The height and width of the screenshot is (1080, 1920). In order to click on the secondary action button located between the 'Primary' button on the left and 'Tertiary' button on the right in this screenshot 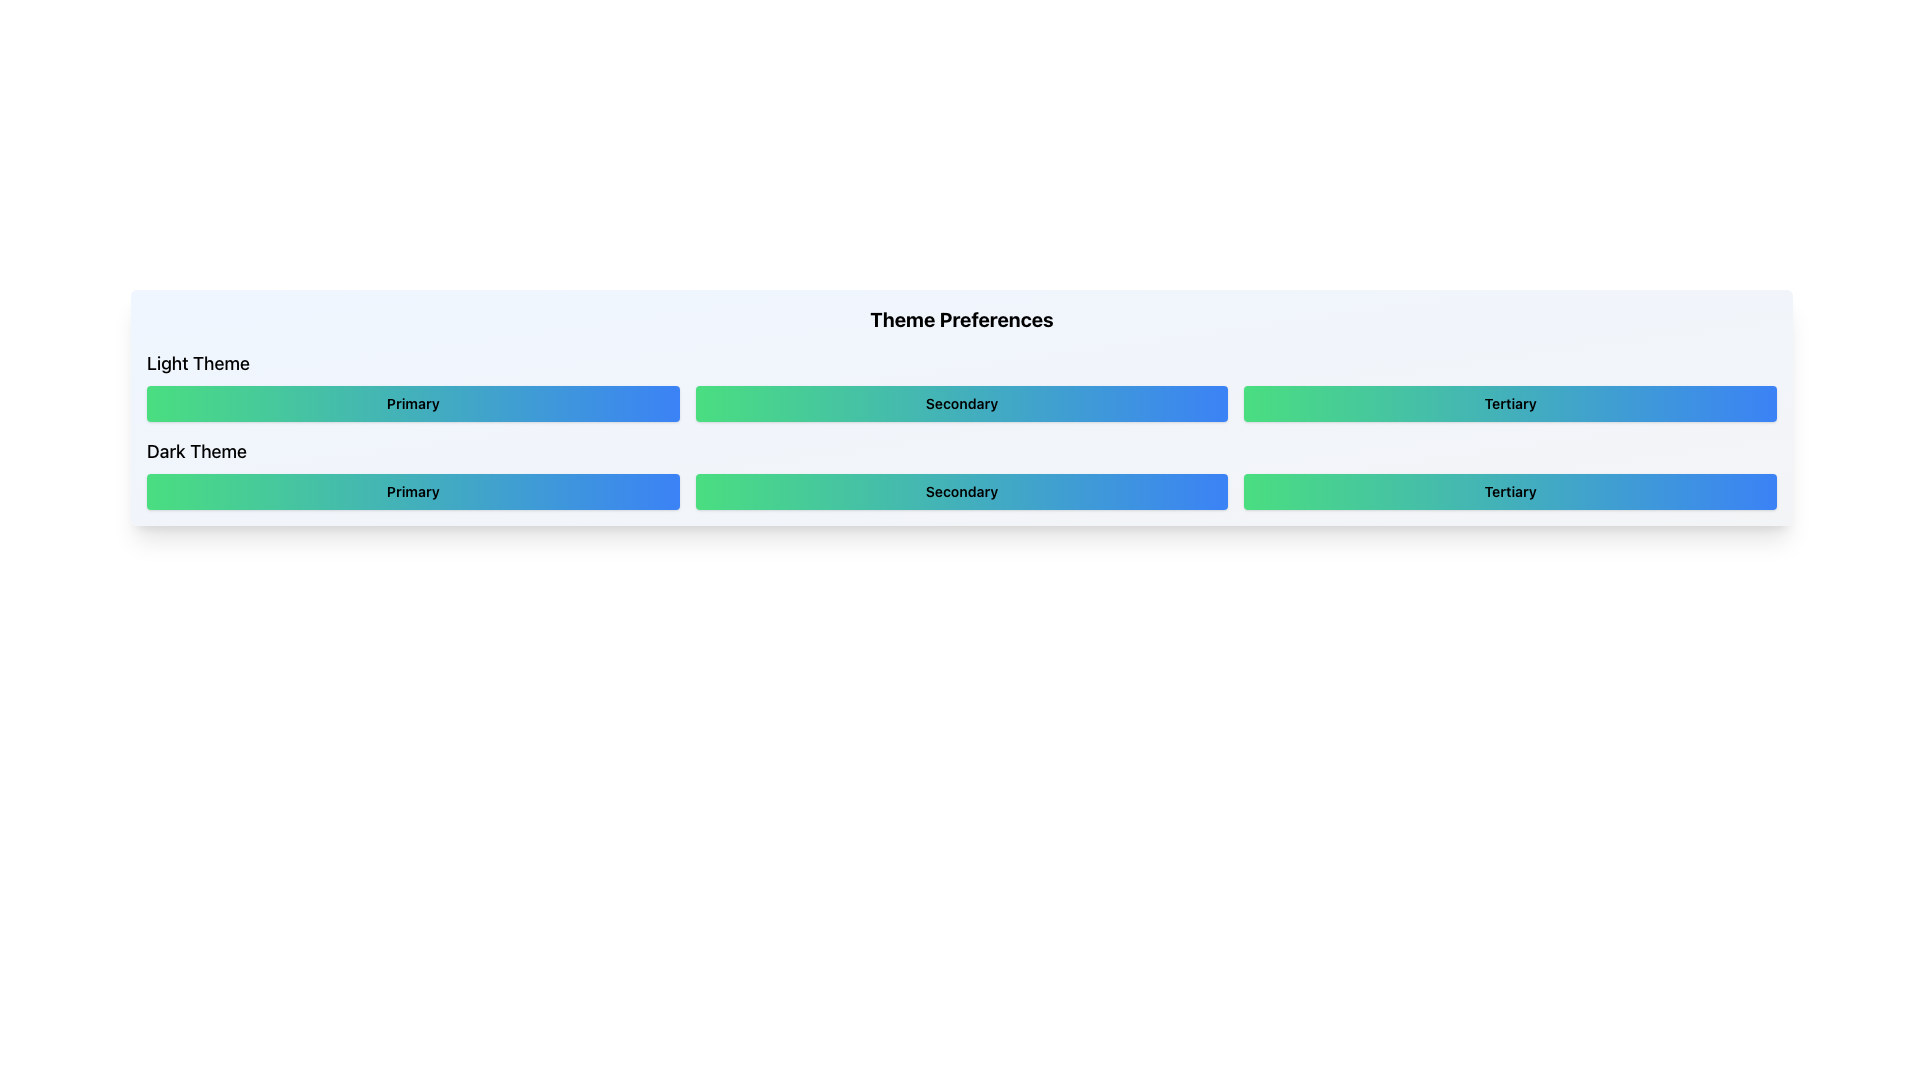, I will do `click(961, 404)`.